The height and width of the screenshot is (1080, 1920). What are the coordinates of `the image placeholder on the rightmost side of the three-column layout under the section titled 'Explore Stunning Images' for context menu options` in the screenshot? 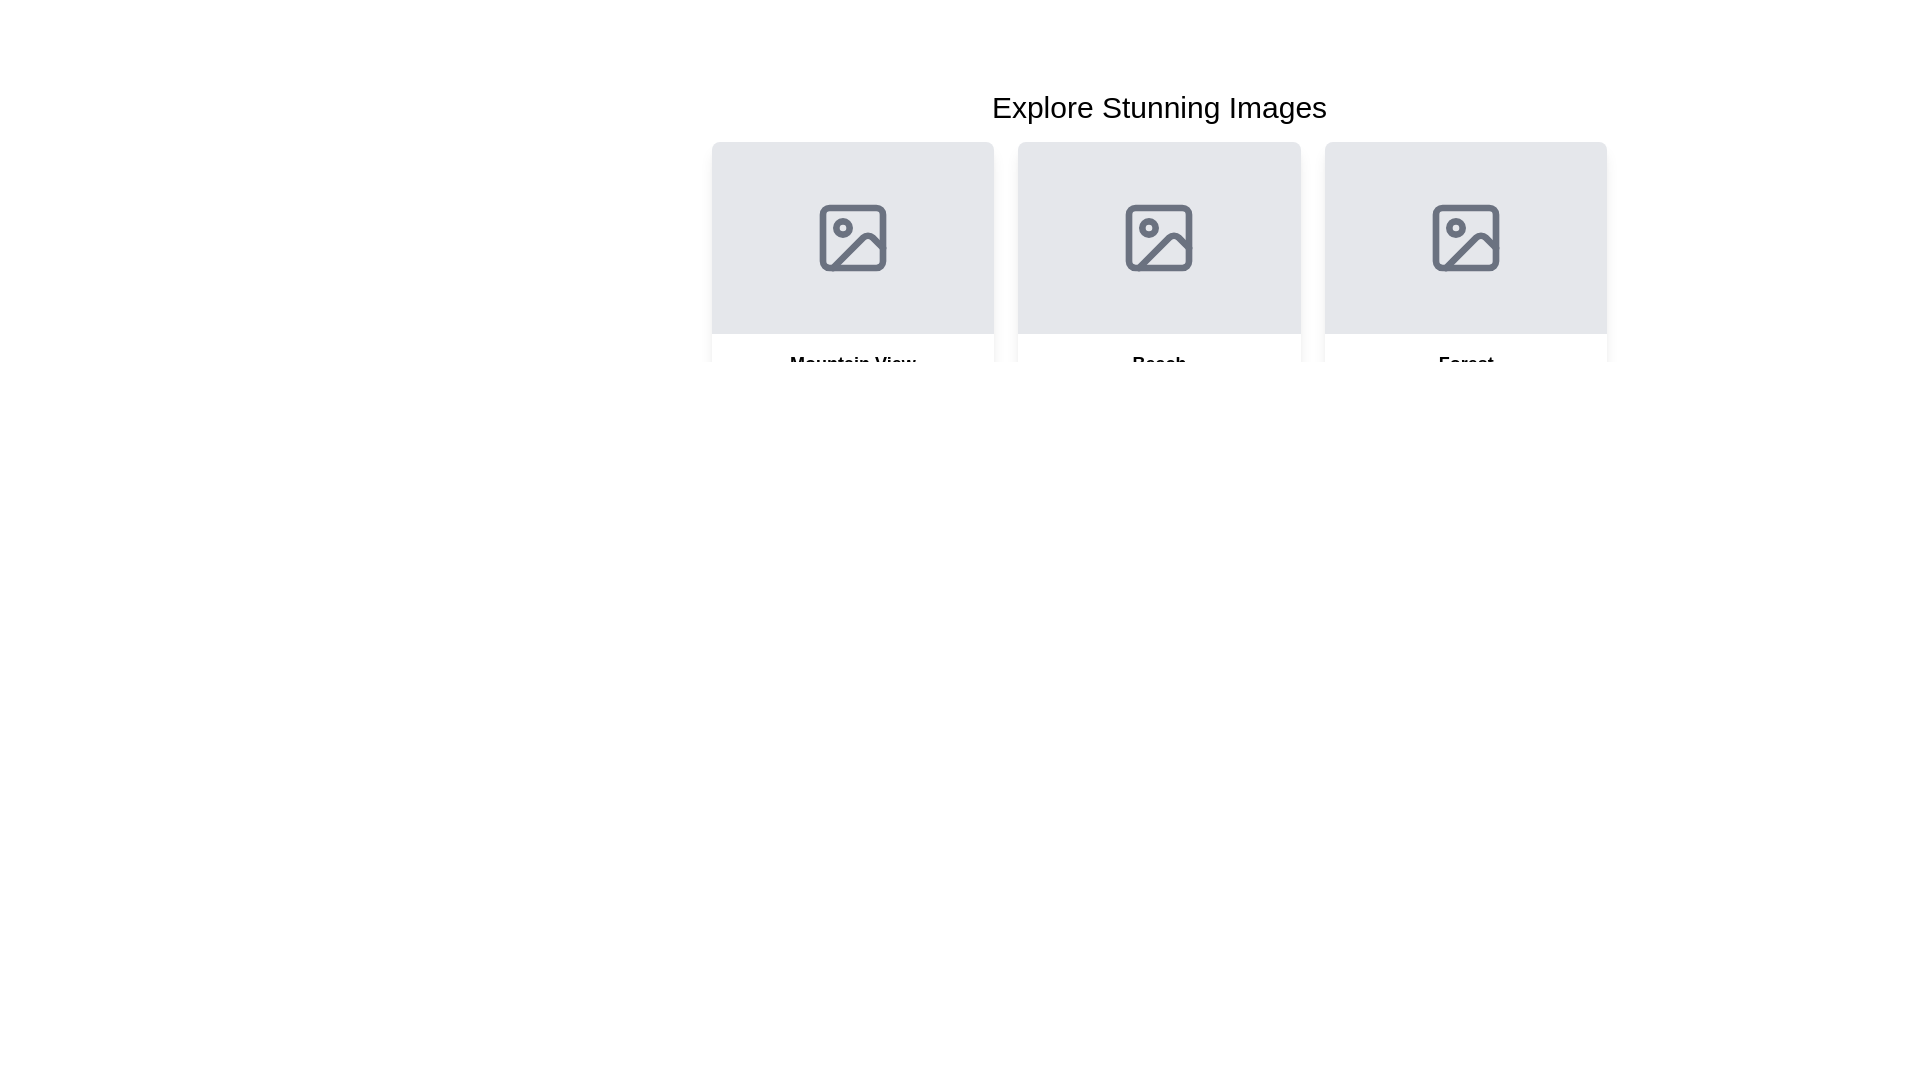 It's located at (1466, 237).